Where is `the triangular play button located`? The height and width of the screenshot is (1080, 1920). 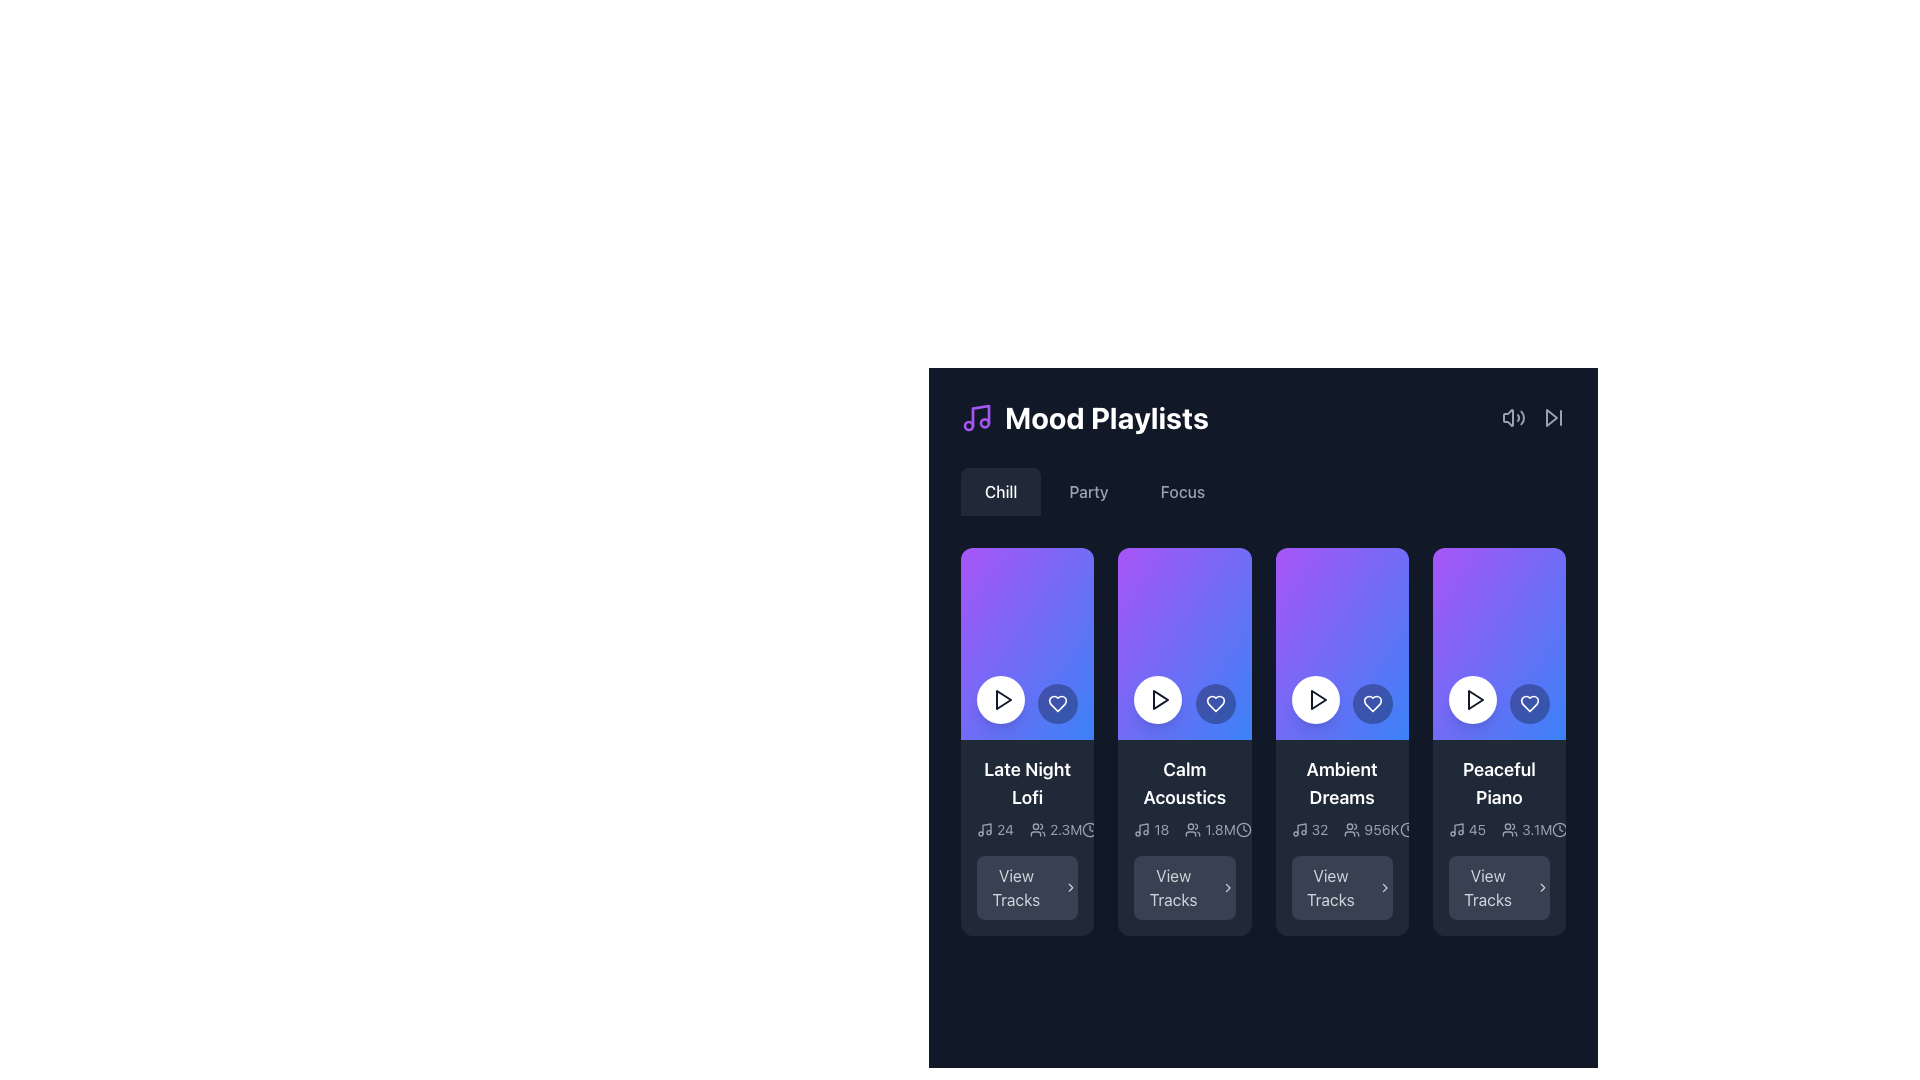 the triangular play button located is located at coordinates (1475, 698).